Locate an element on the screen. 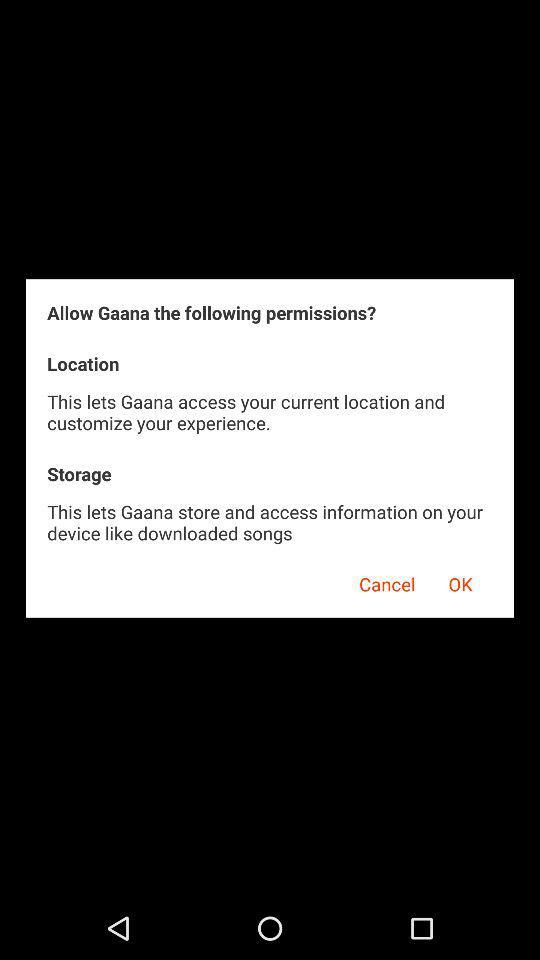  the item next to cancel is located at coordinates (460, 581).